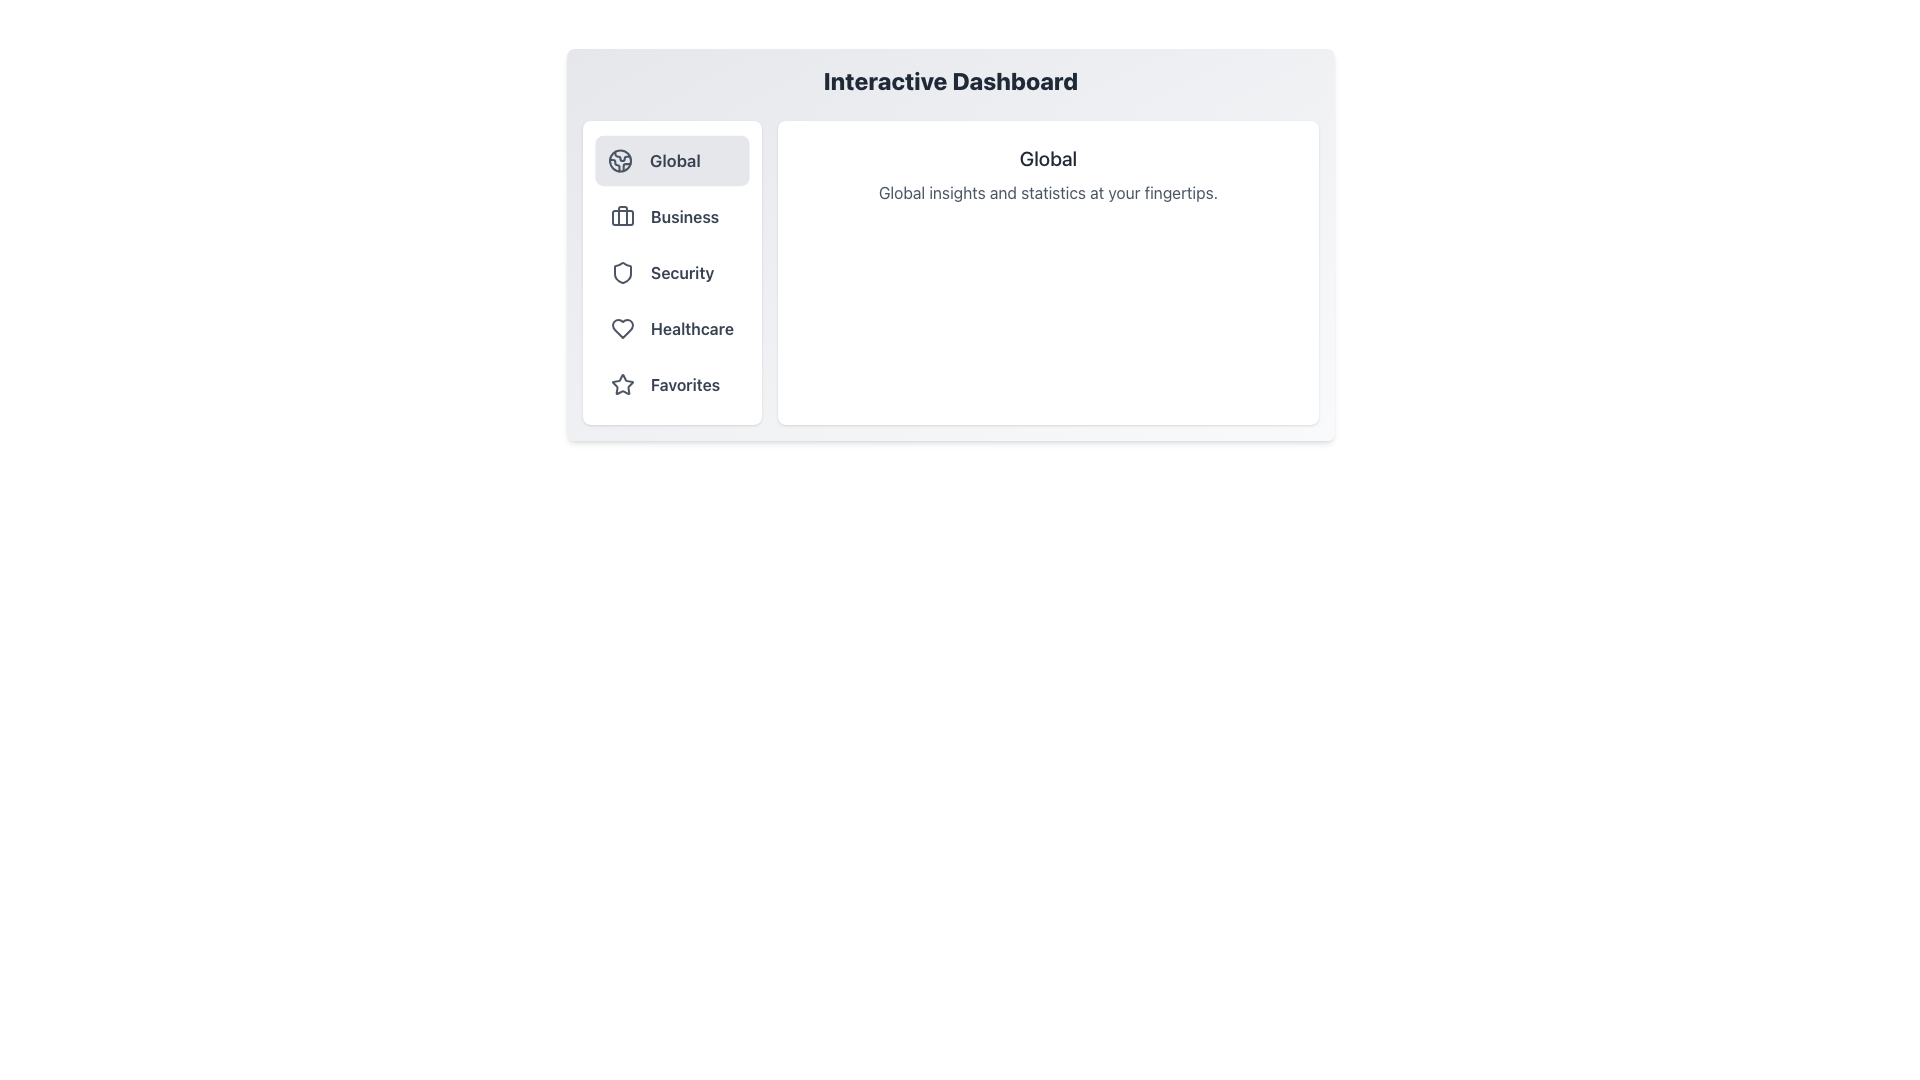  Describe the element at coordinates (672, 216) in the screenshot. I see `the navigational menu item for 'Business' located in the sidebar menu` at that location.